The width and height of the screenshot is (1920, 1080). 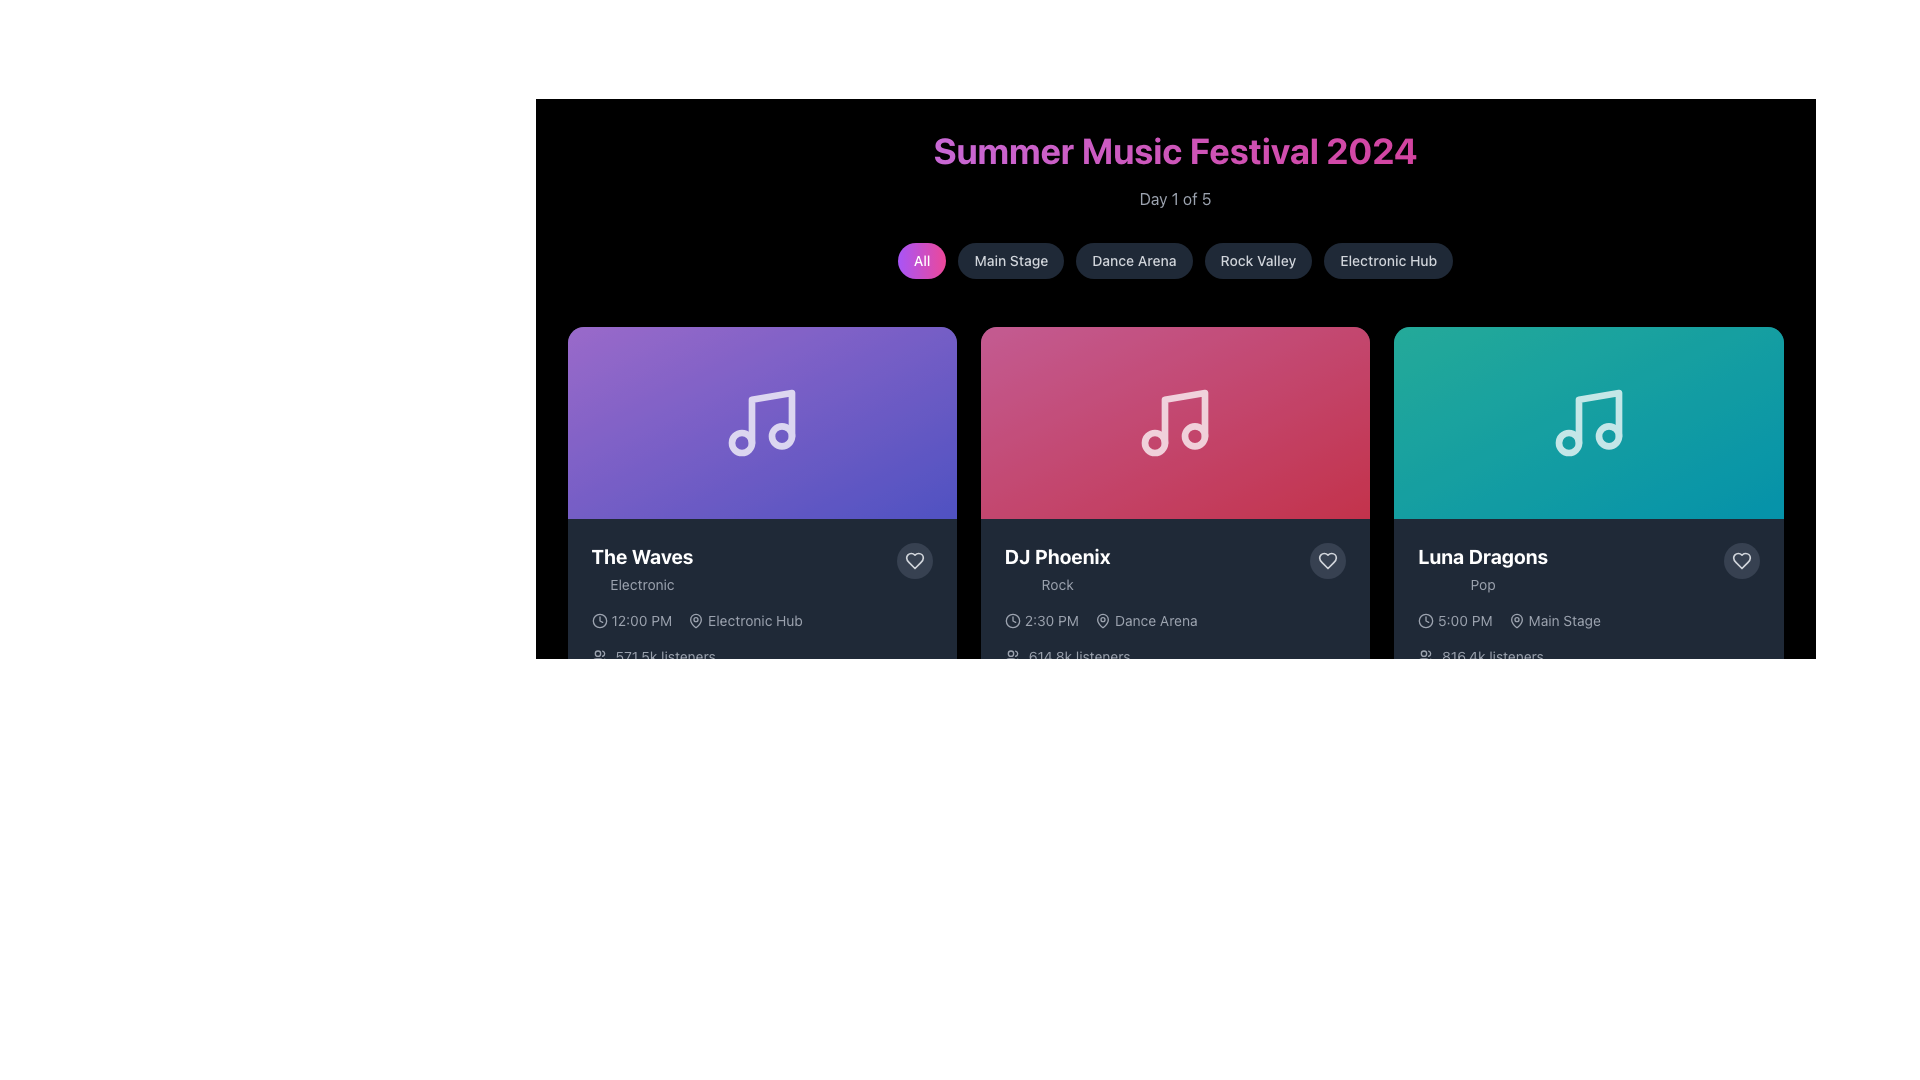 What do you see at coordinates (1328, 560) in the screenshot?
I see `the circular button with a heart icon located in the top-right corner of the 'DJ Phoenix' card` at bounding box center [1328, 560].